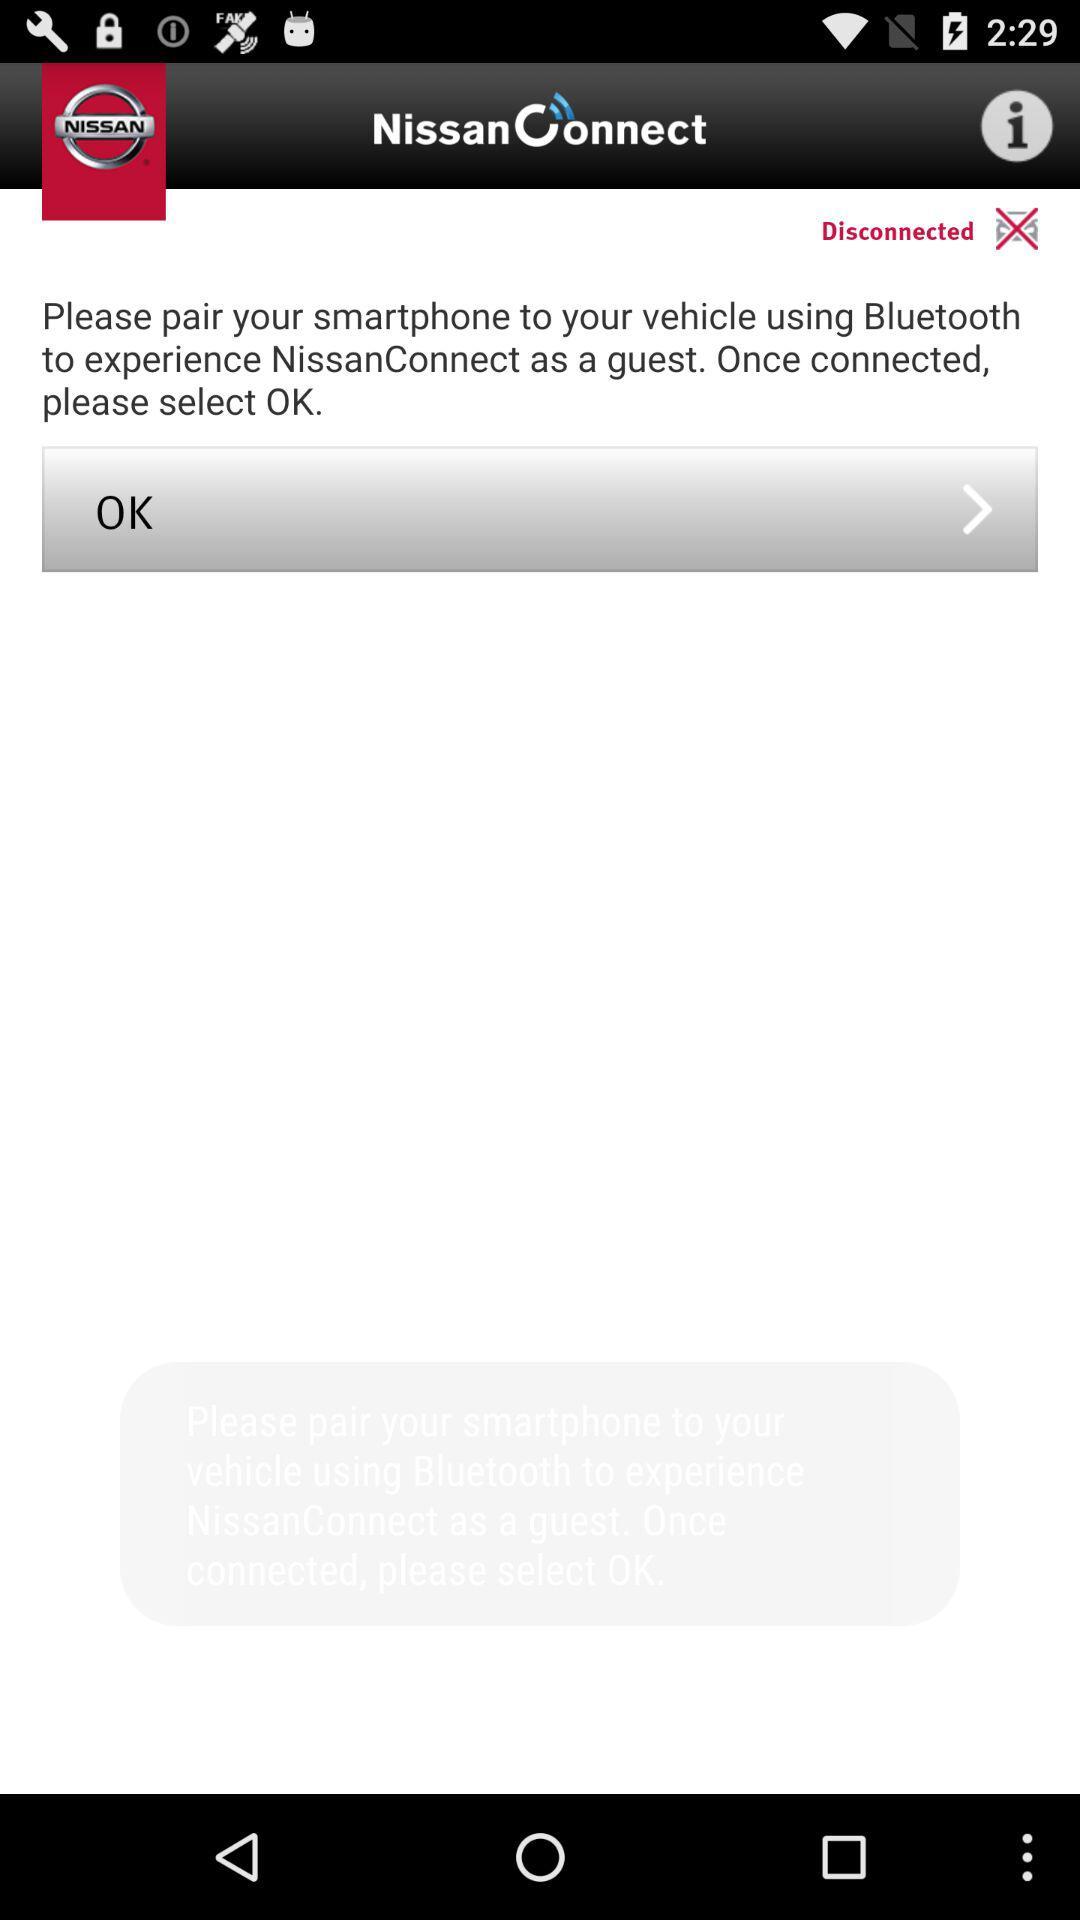  I want to click on info, so click(1017, 124).